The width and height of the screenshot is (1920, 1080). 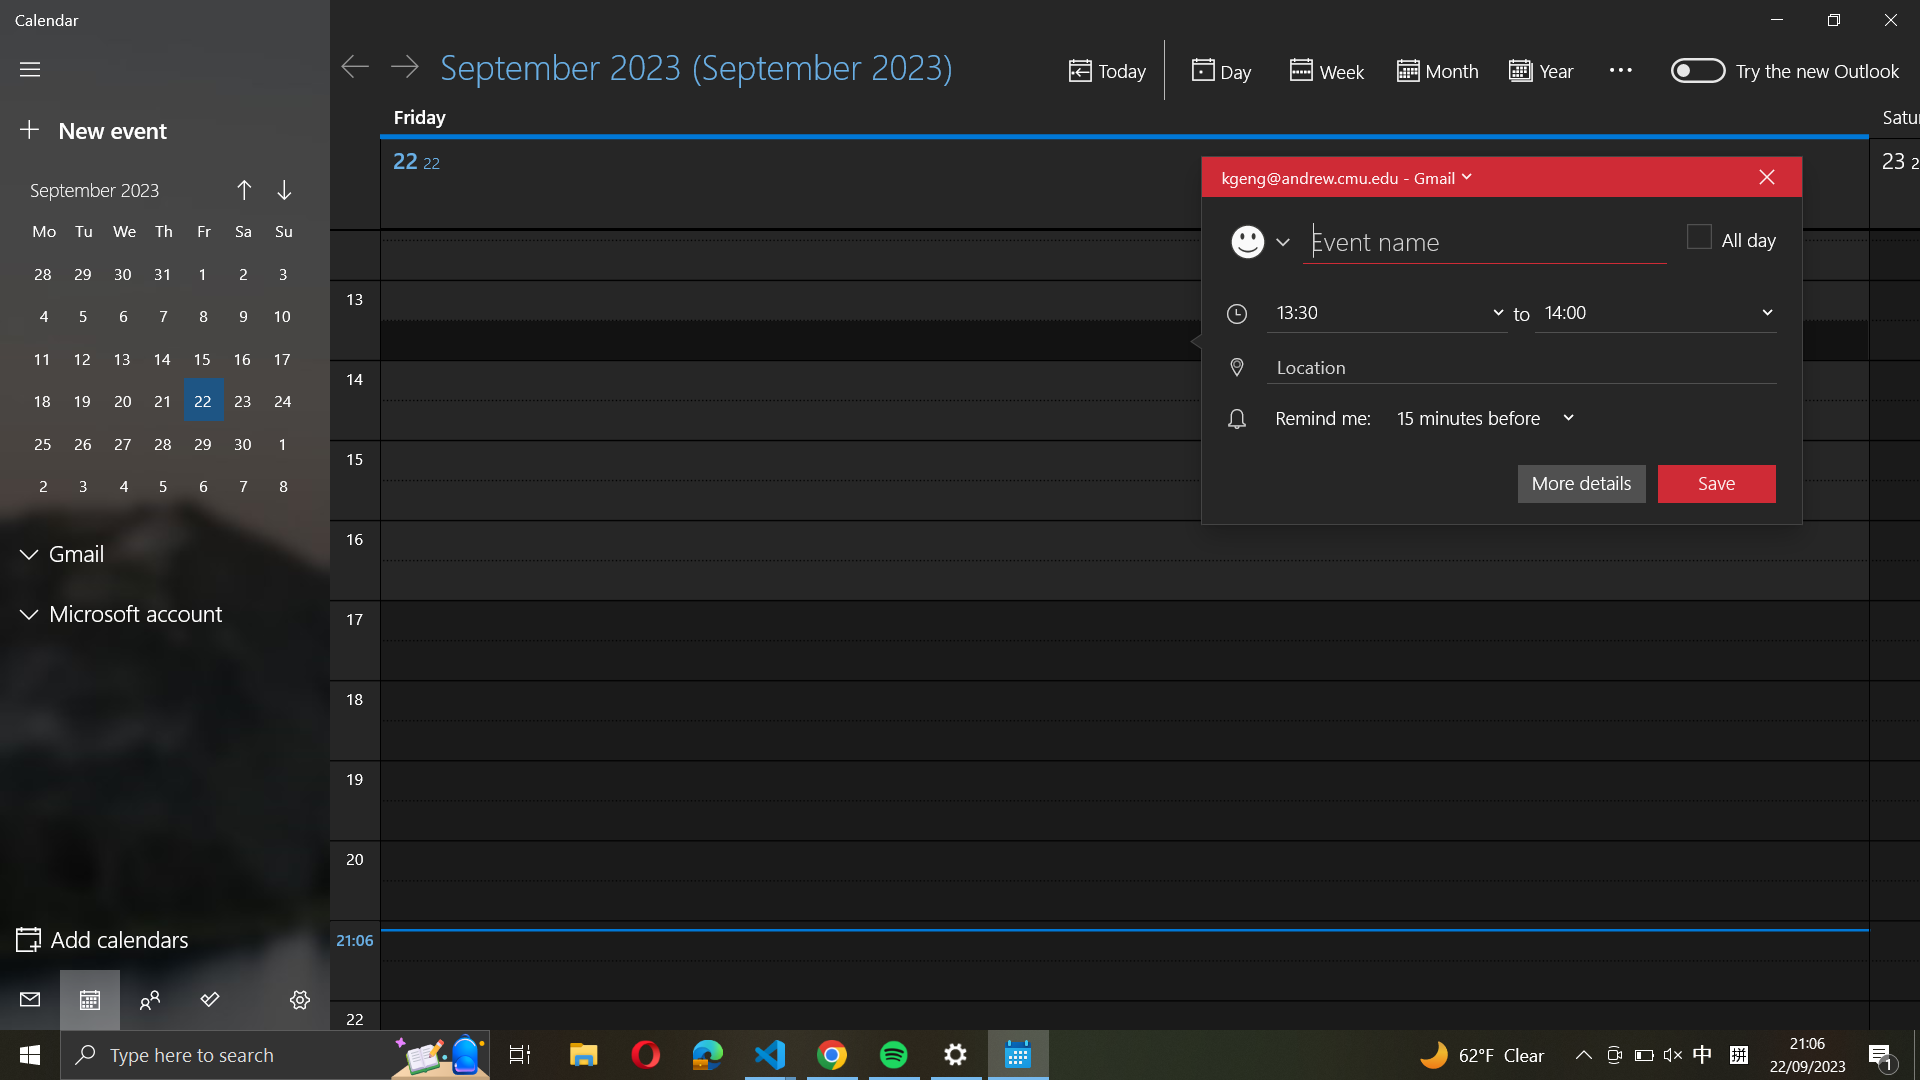 What do you see at coordinates (1580, 481) in the screenshot?
I see `Reveal additional data for the active event by opening "more details"` at bounding box center [1580, 481].